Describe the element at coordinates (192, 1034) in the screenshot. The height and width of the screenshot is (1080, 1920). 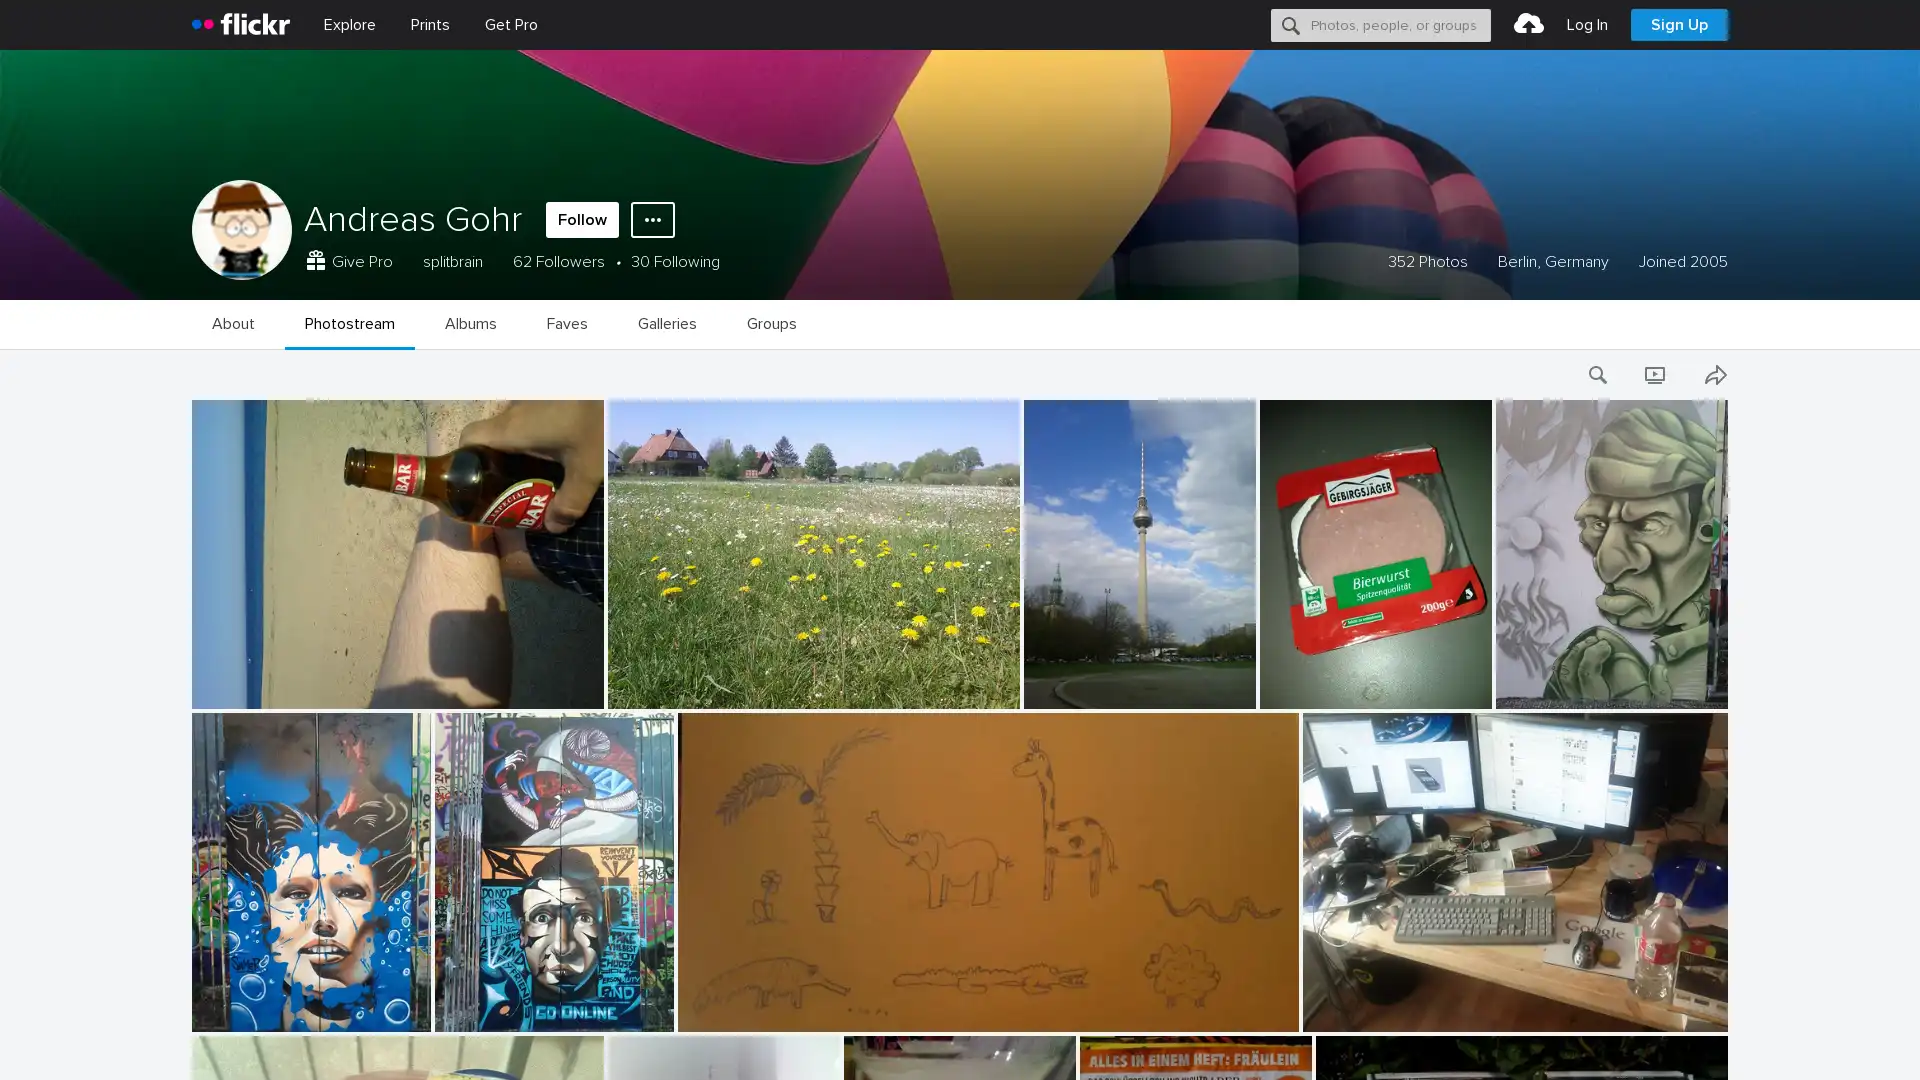
I see `Add to Favorites` at that location.